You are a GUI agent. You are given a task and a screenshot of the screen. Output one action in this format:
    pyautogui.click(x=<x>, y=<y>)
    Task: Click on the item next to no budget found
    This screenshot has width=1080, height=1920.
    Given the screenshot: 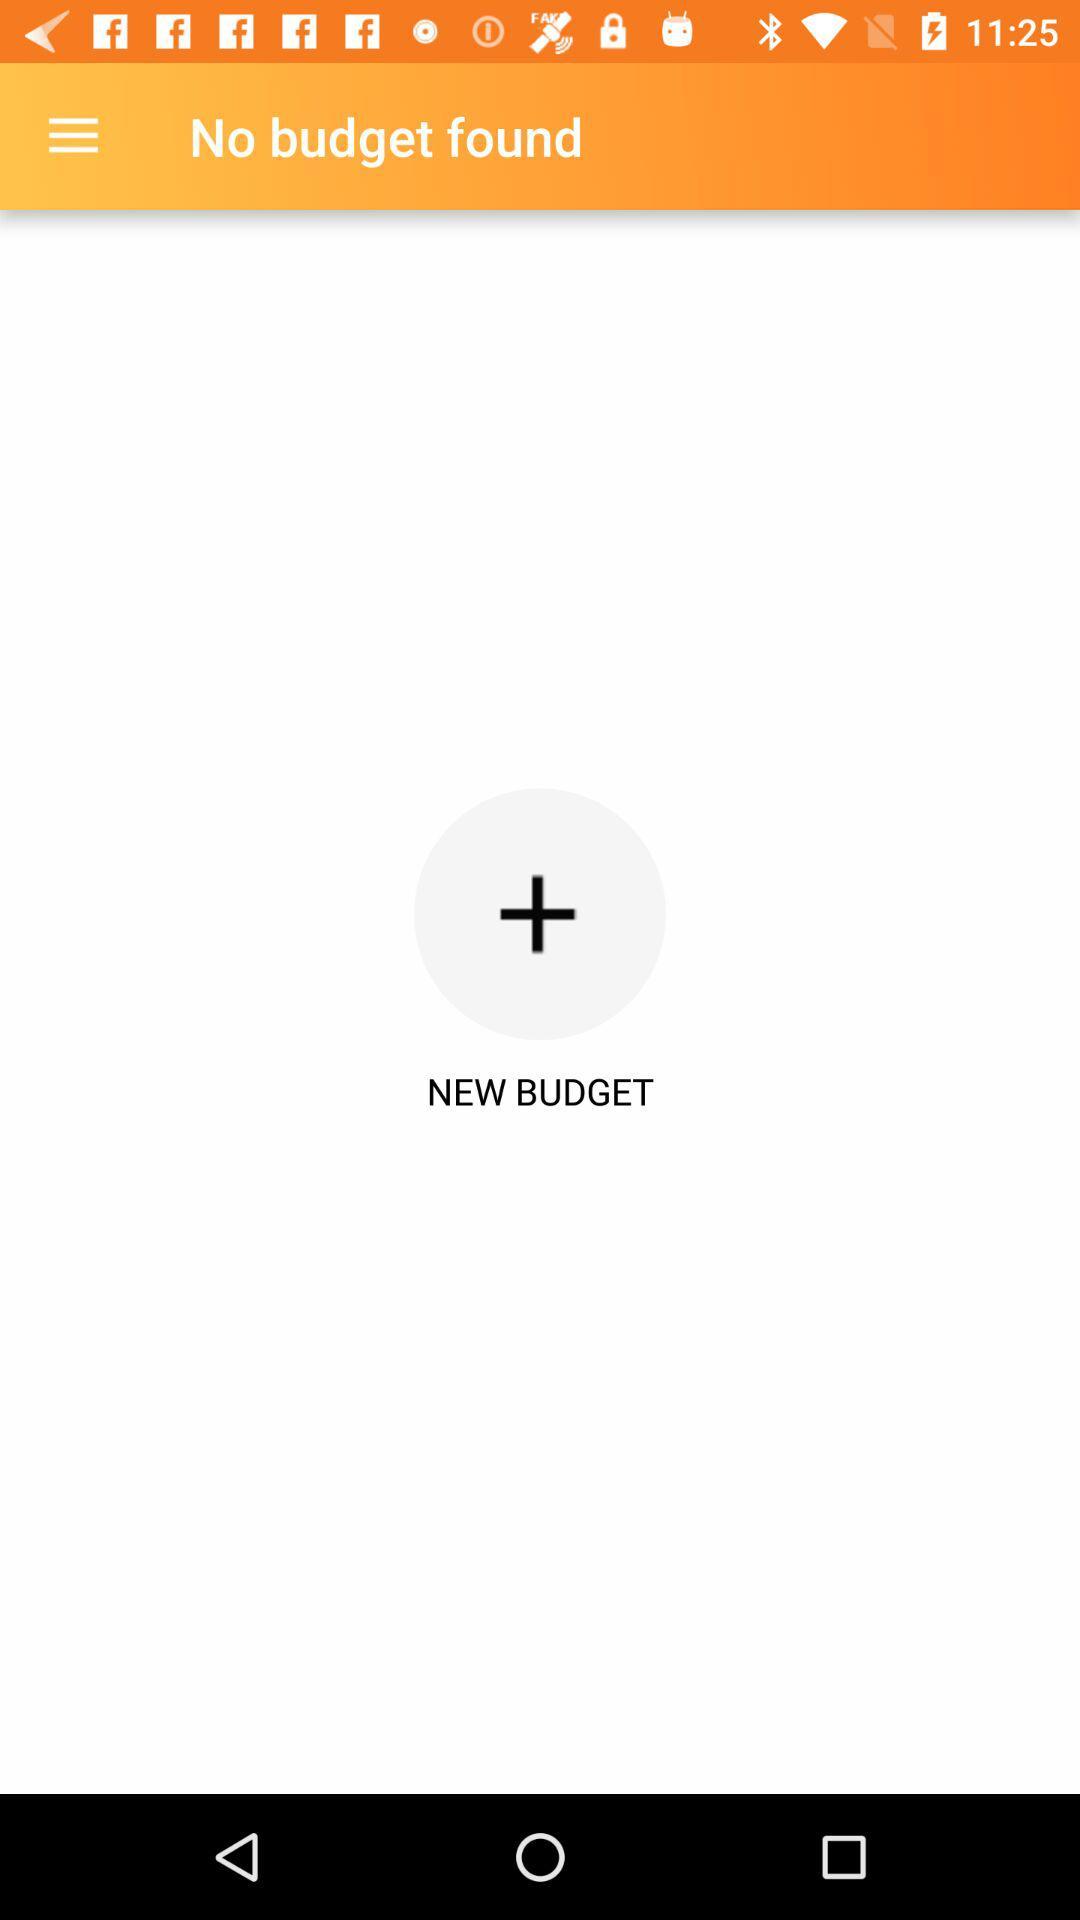 What is the action you would take?
    pyautogui.click(x=72, y=135)
    